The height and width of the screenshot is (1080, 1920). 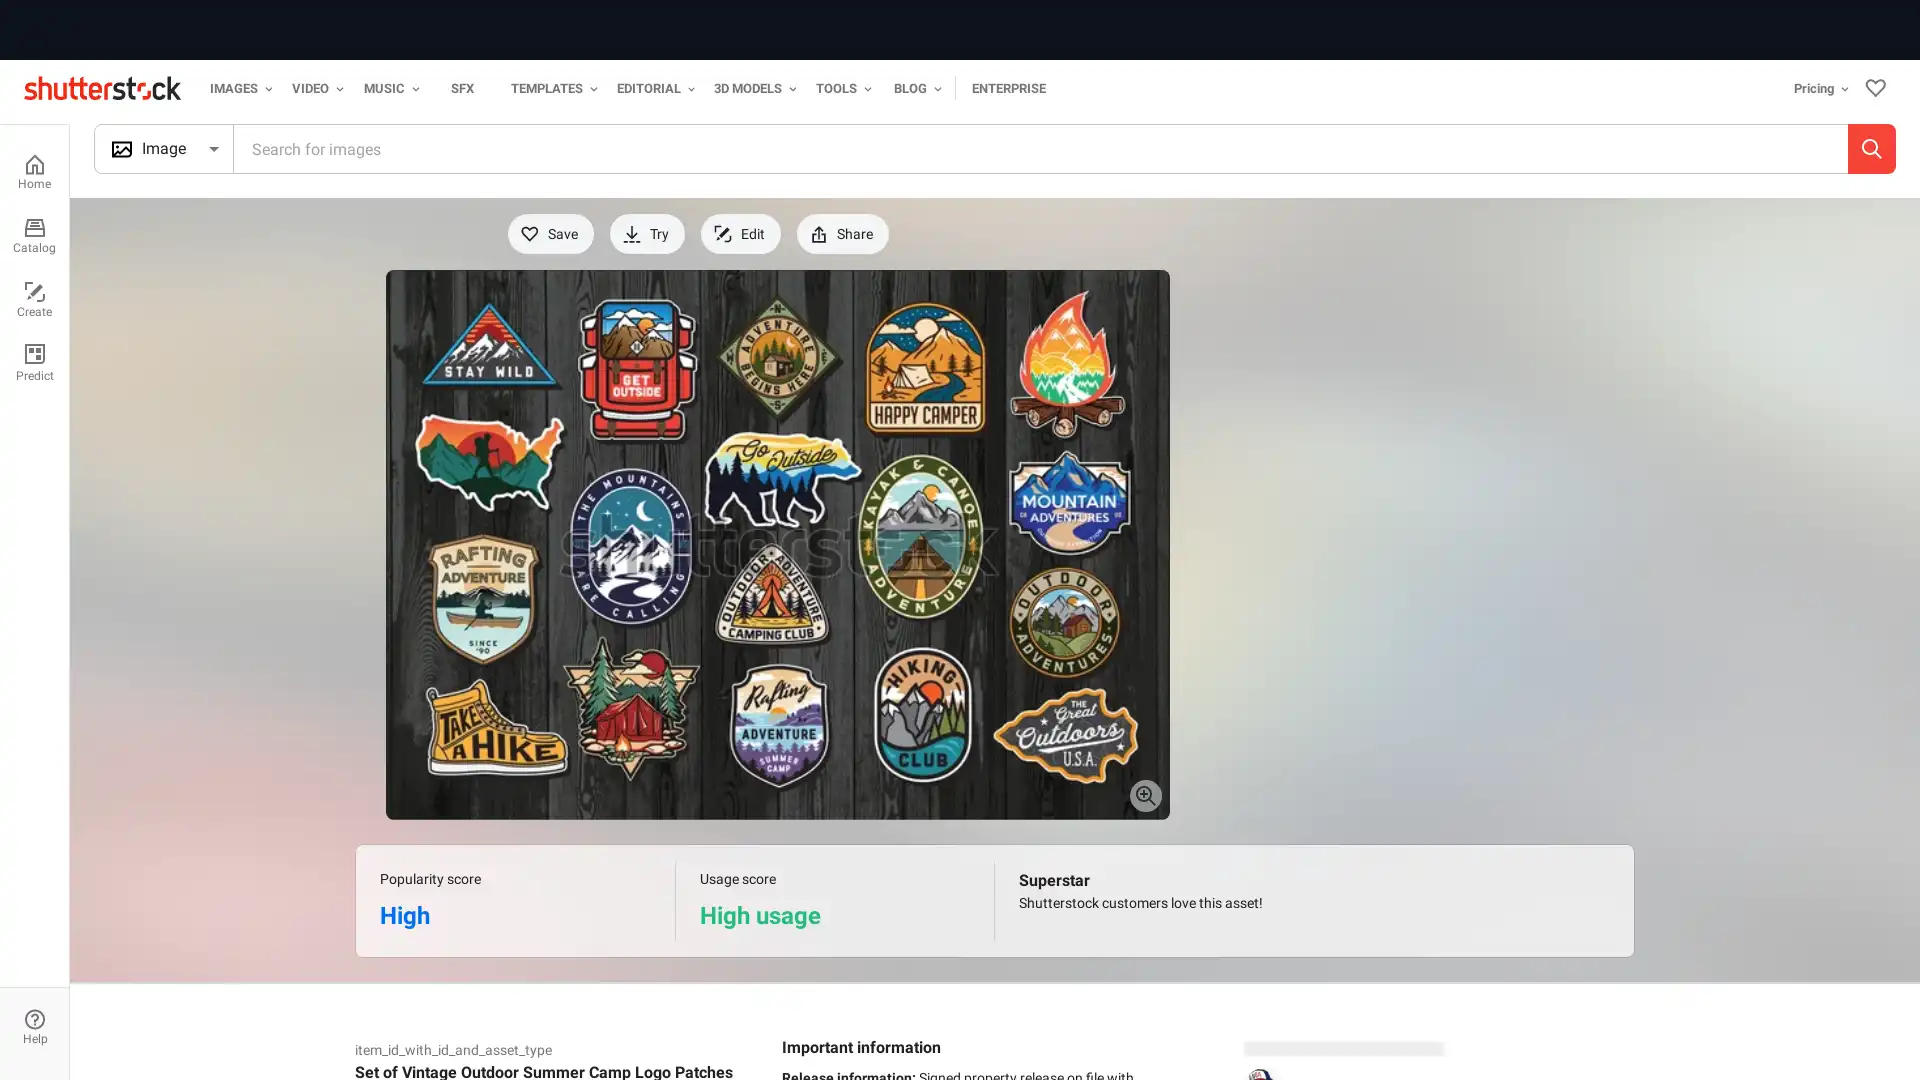 What do you see at coordinates (1862, 951) in the screenshot?
I see `Close` at bounding box center [1862, 951].